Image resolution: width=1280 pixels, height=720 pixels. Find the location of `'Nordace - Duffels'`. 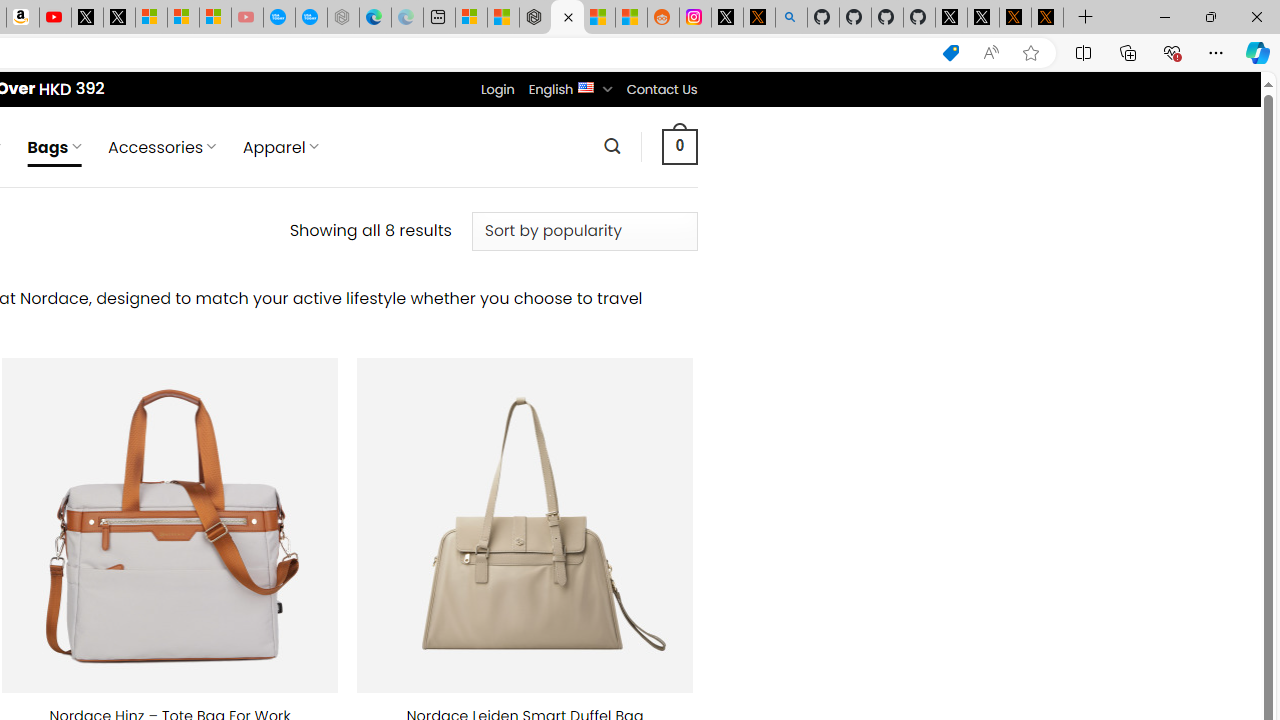

'Nordace - Duffels' is located at coordinates (566, 17).